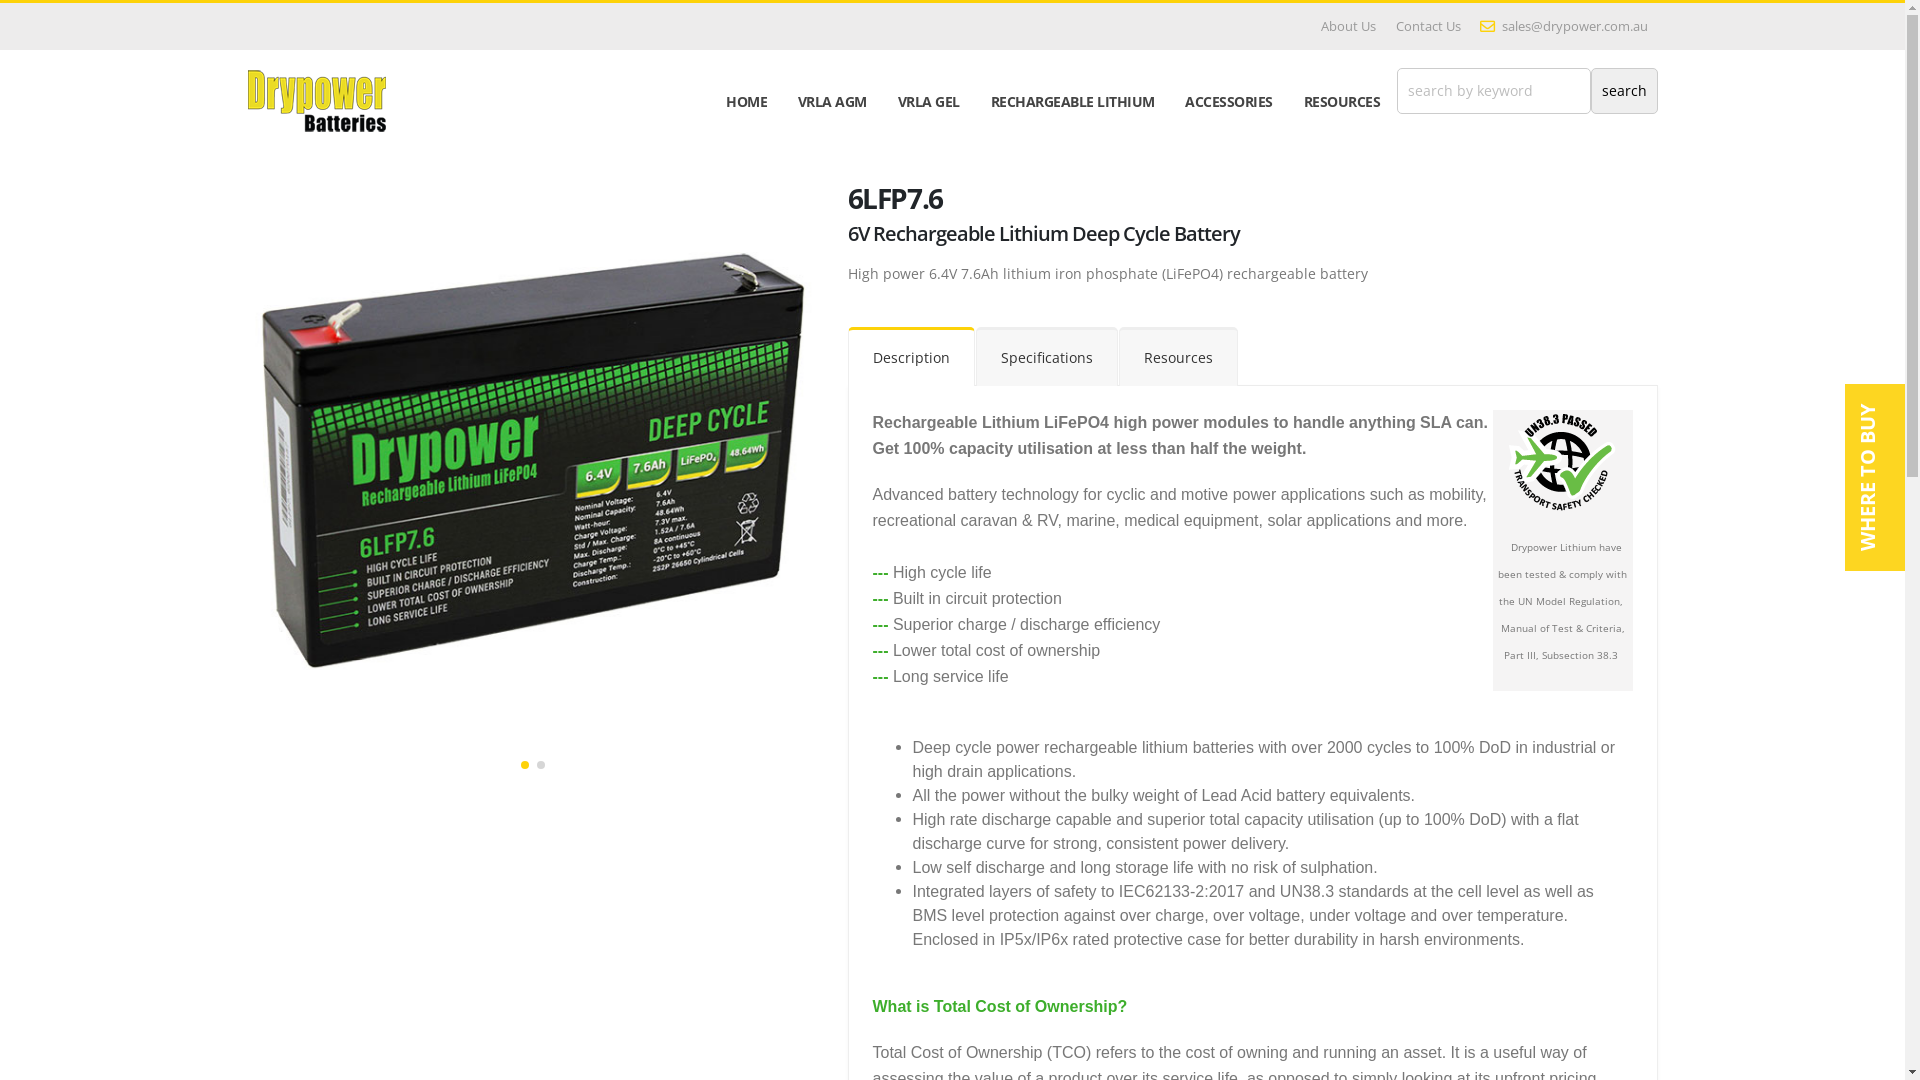 Image resolution: width=1920 pixels, height=1080 pixels. I want to click on 'RECHARGEABLE LITHIUM', so click(1071, 101).